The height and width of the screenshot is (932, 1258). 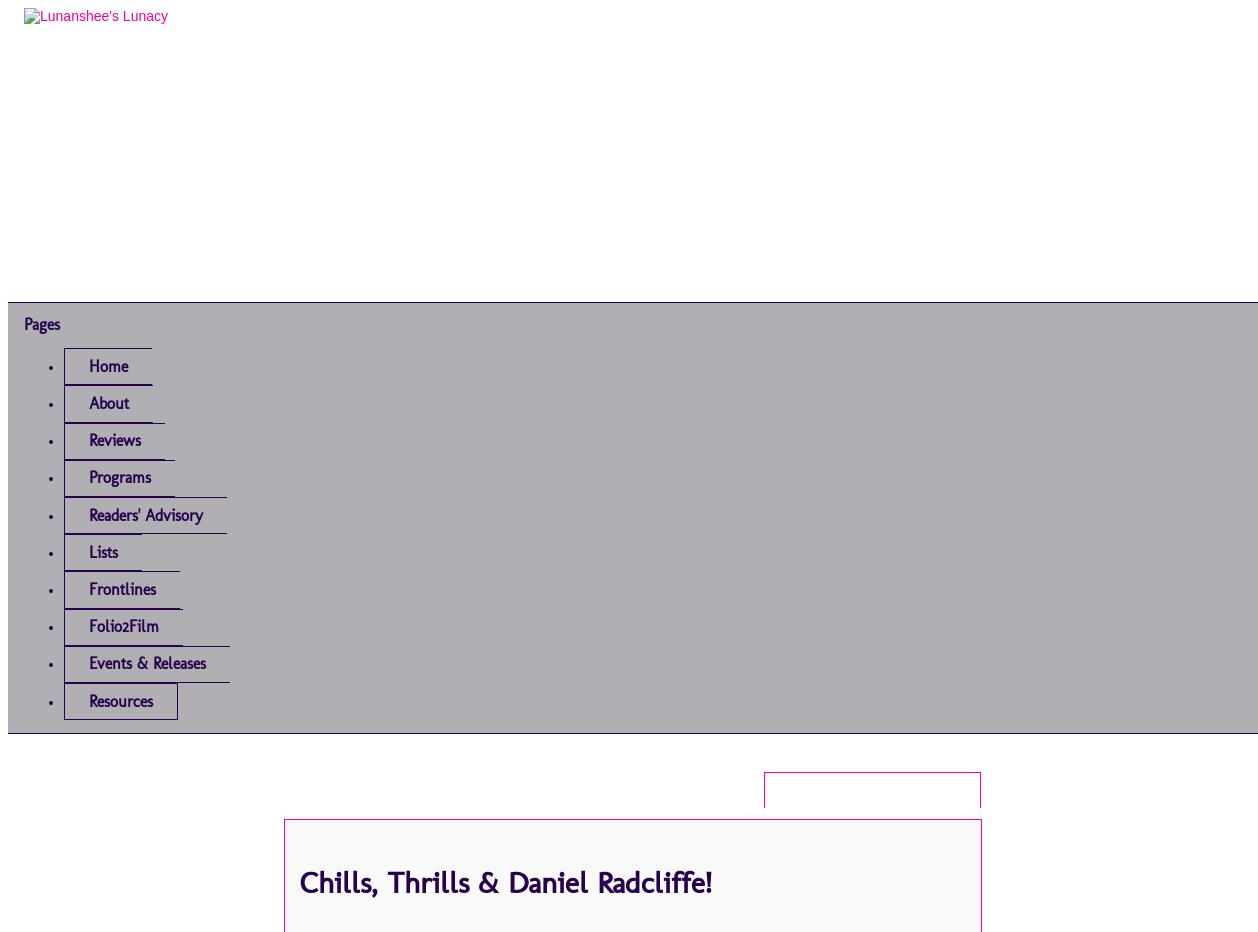 I want to click on 'Reviews', so click(x=88, y=440).